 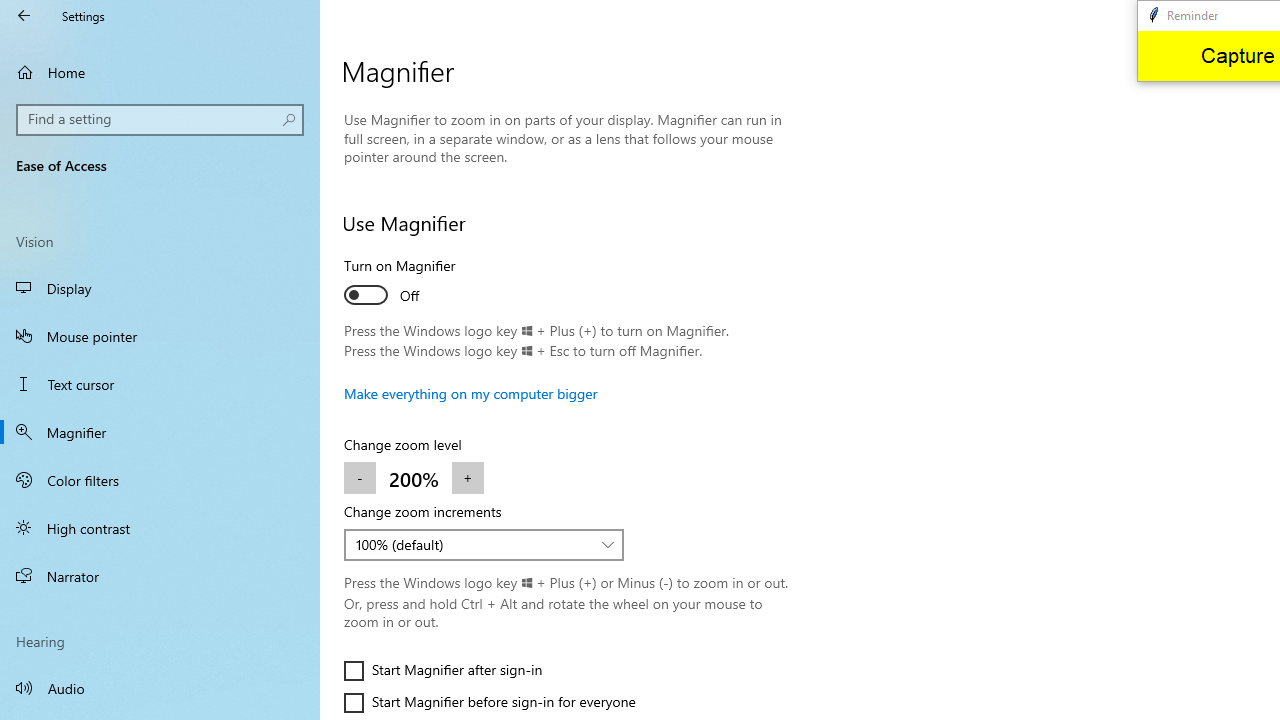 I want to click on 'Back', so click(x=24, y=15).